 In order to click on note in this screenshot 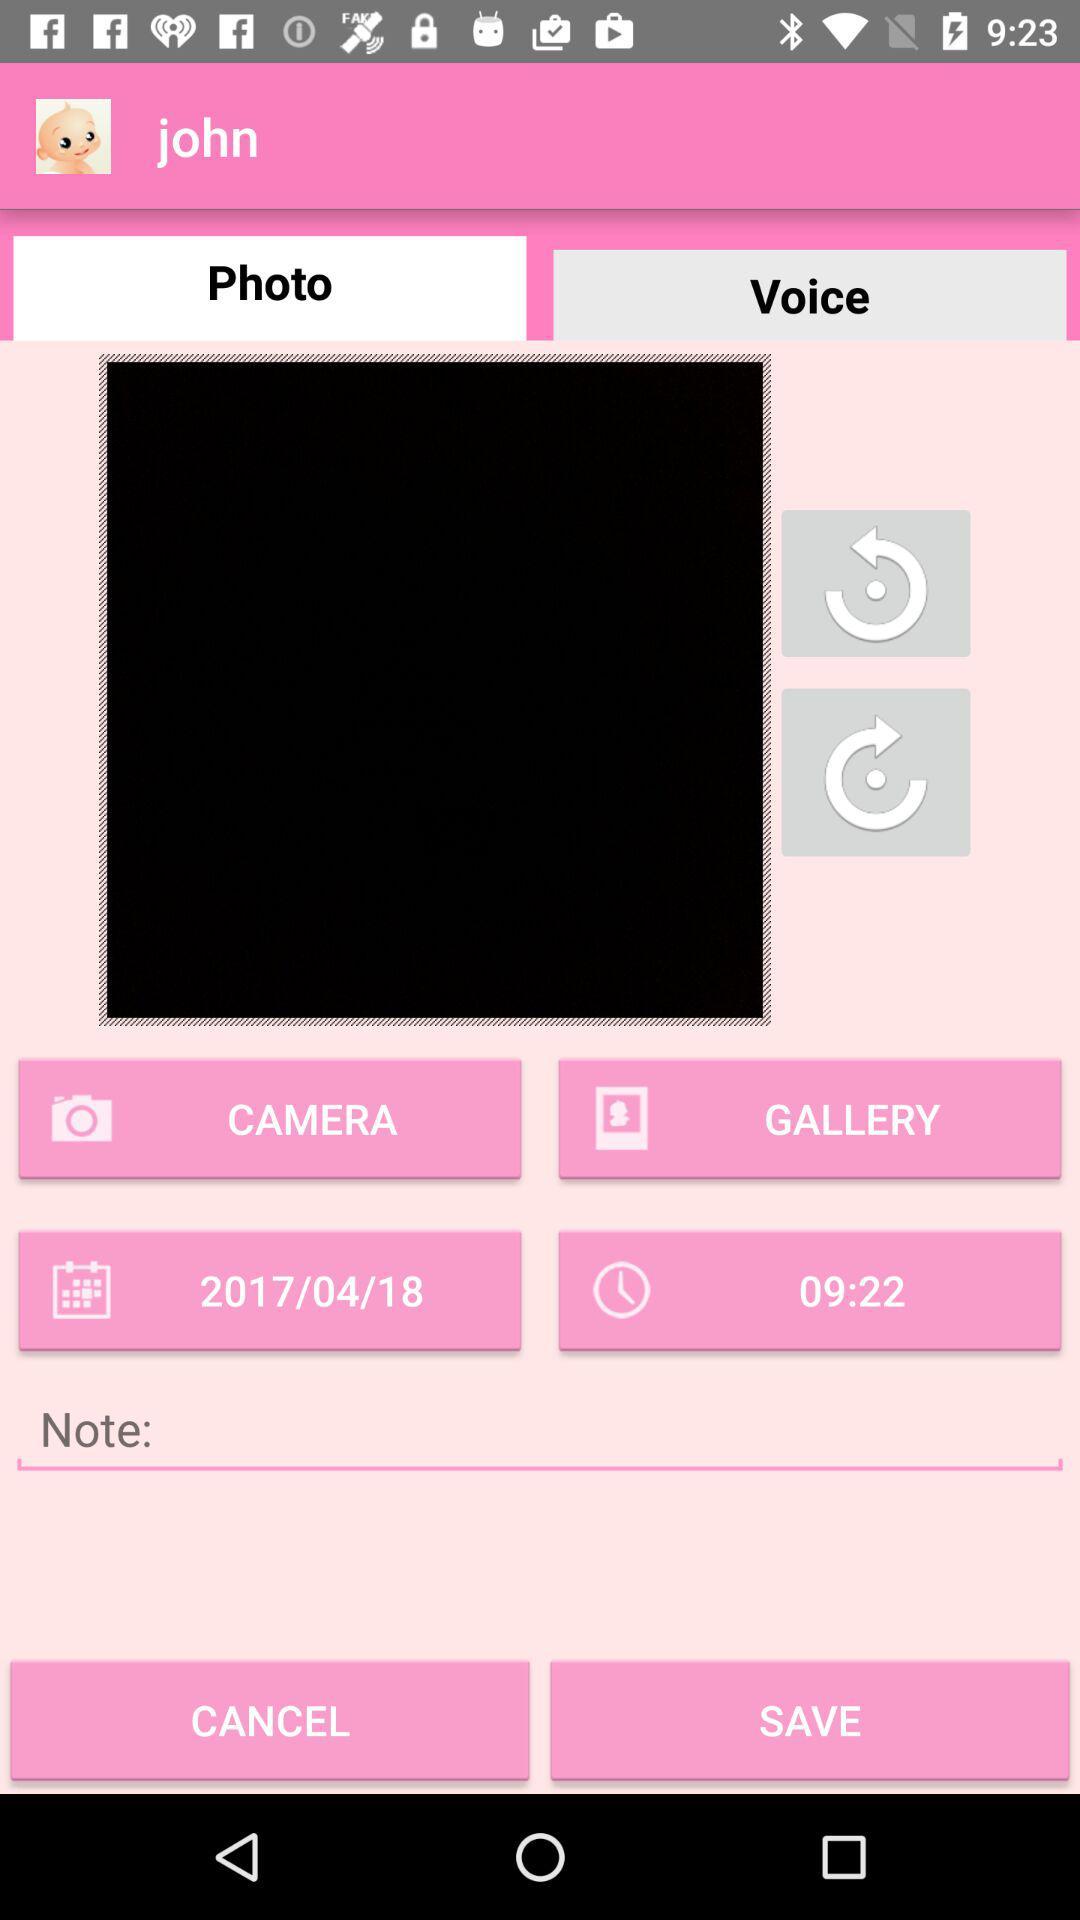, I will do `click(540, 1427)`.